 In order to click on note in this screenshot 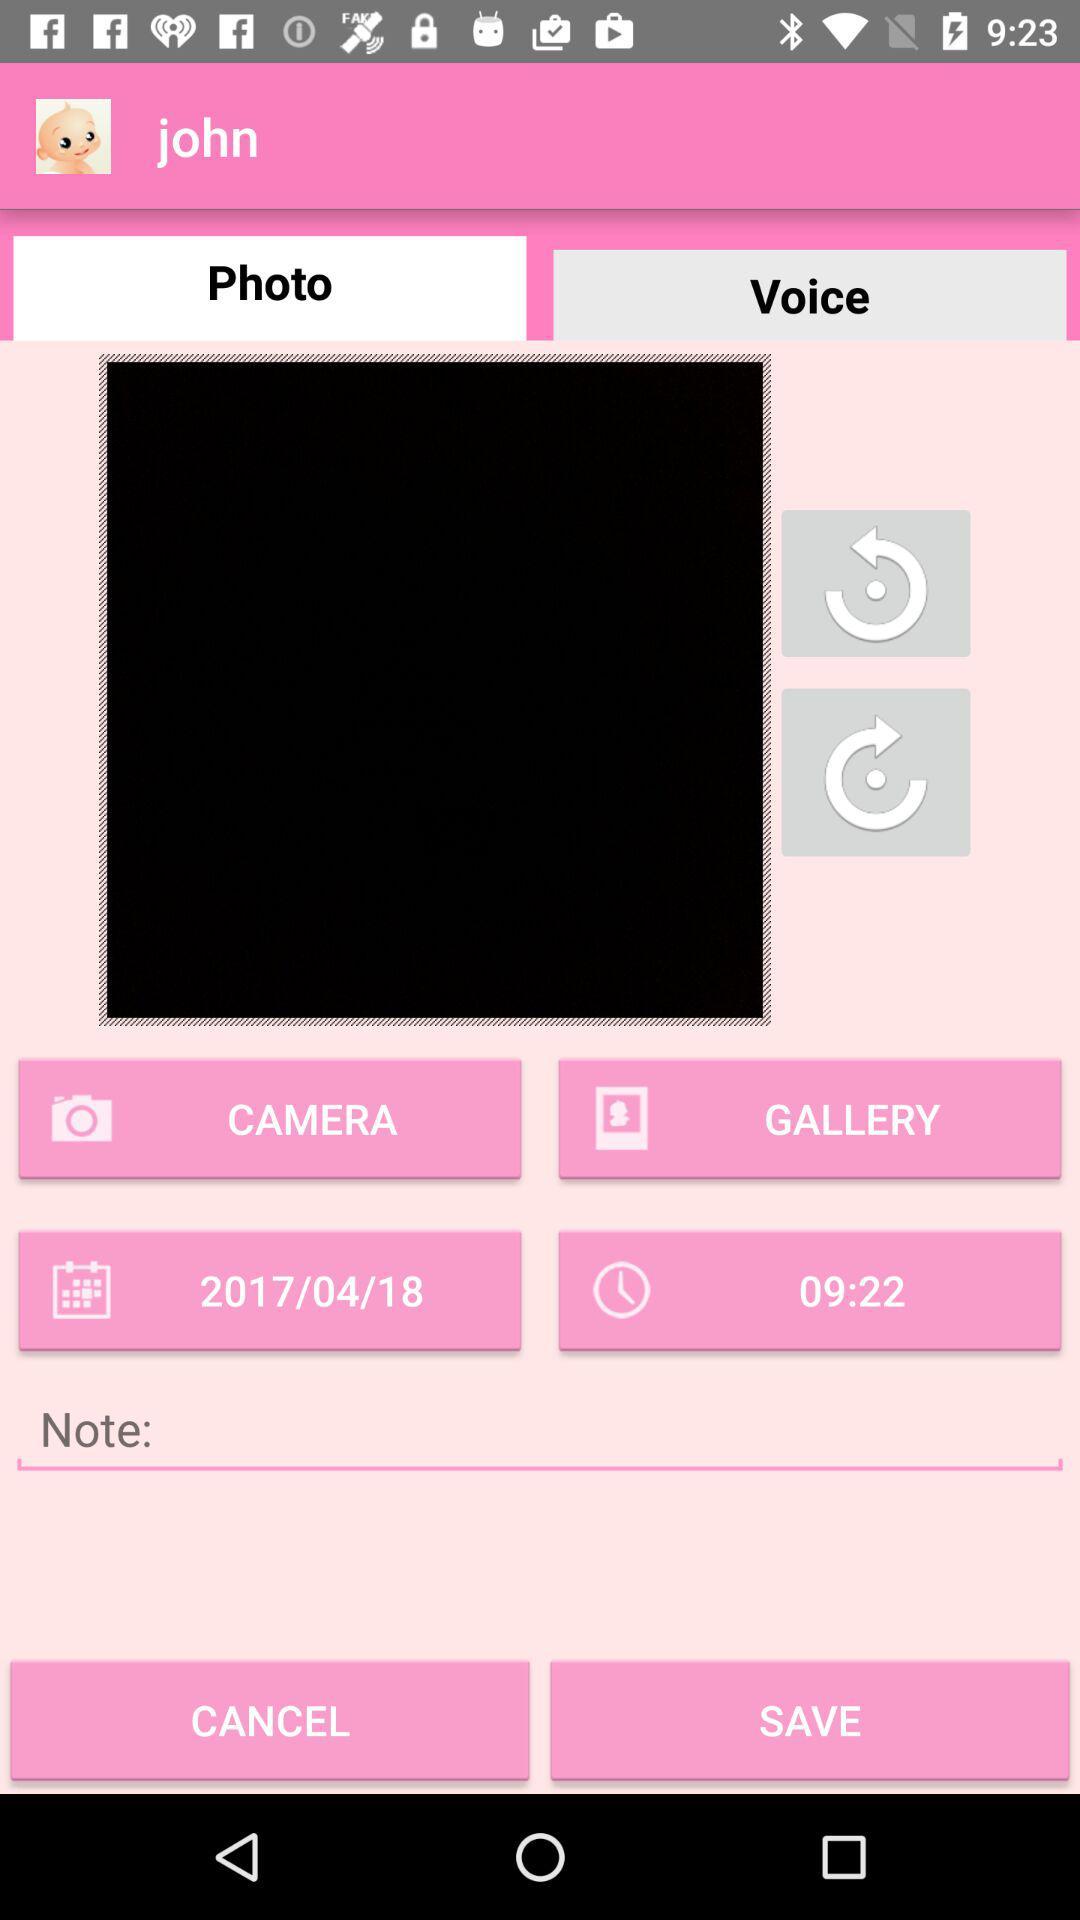, I will do `click(540, 1427)`.